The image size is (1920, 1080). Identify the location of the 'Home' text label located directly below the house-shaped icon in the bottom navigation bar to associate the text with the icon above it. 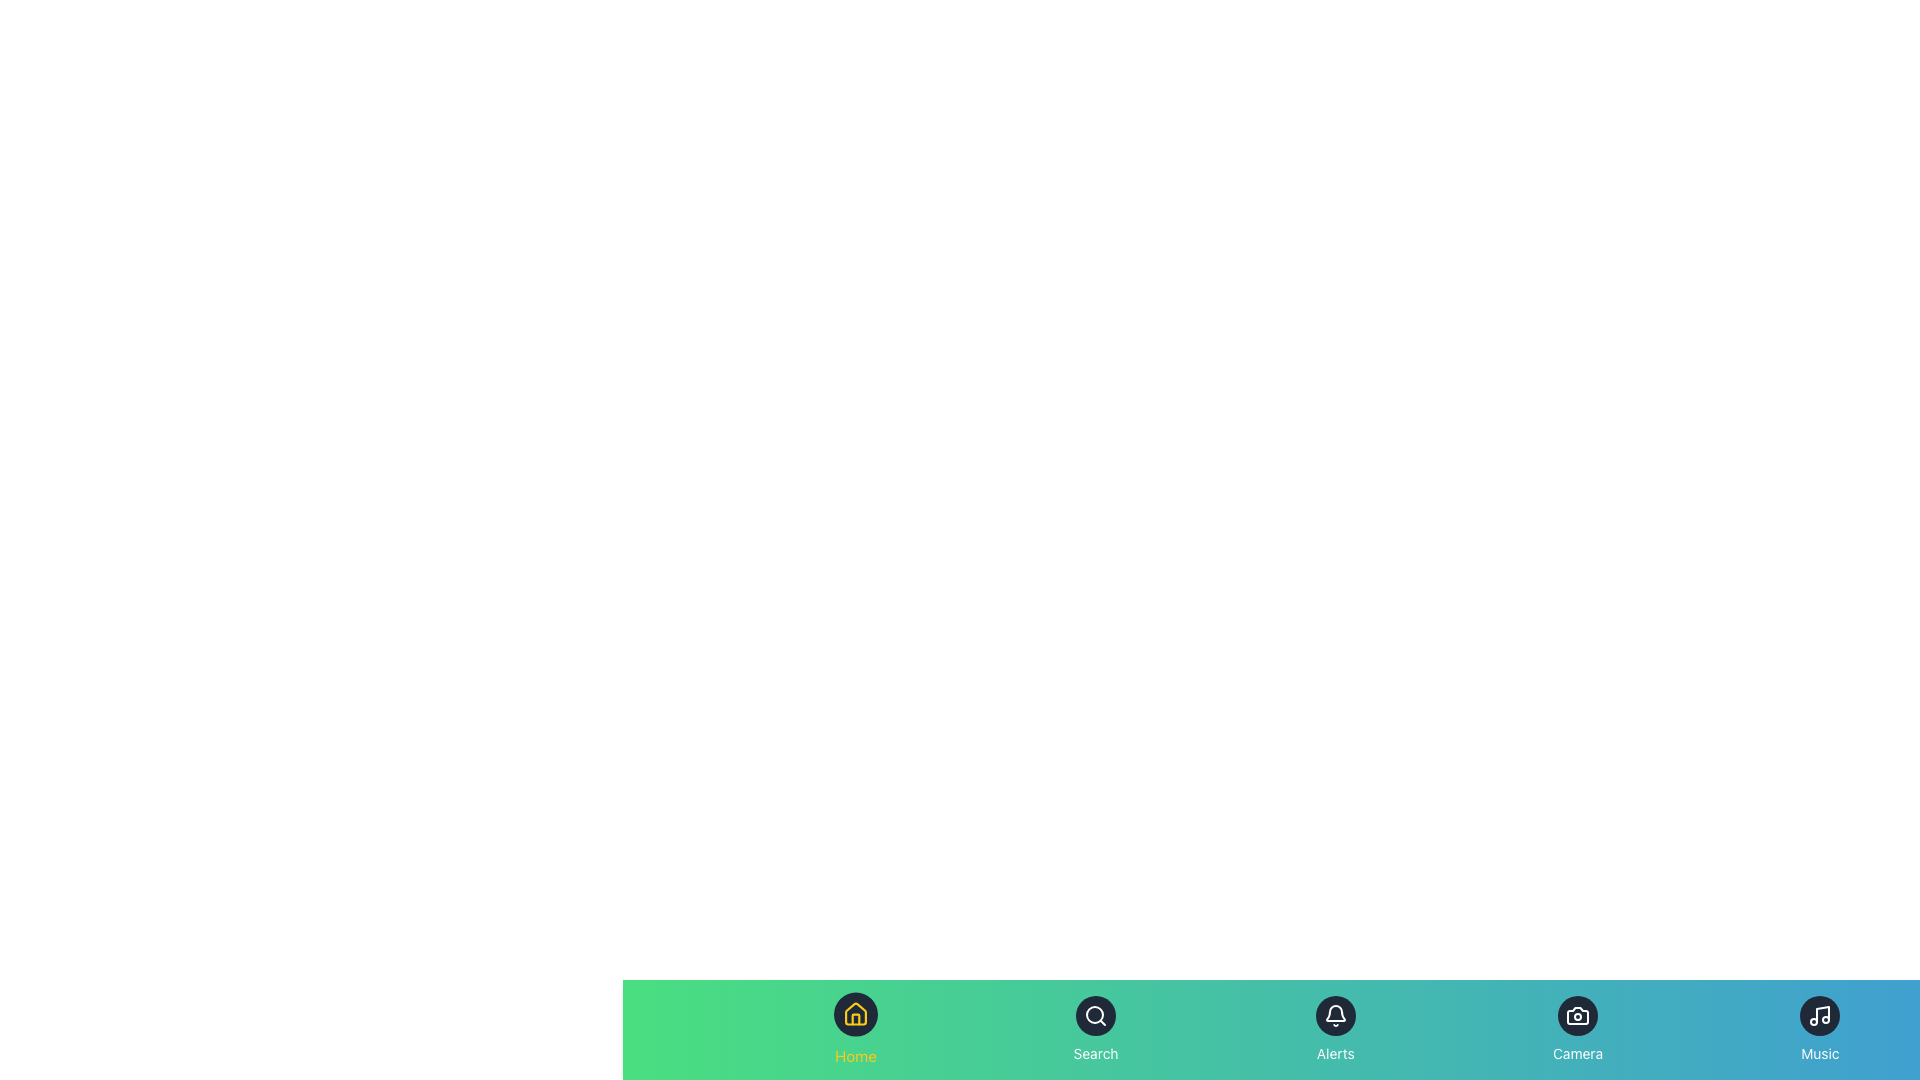
(855, 1055).